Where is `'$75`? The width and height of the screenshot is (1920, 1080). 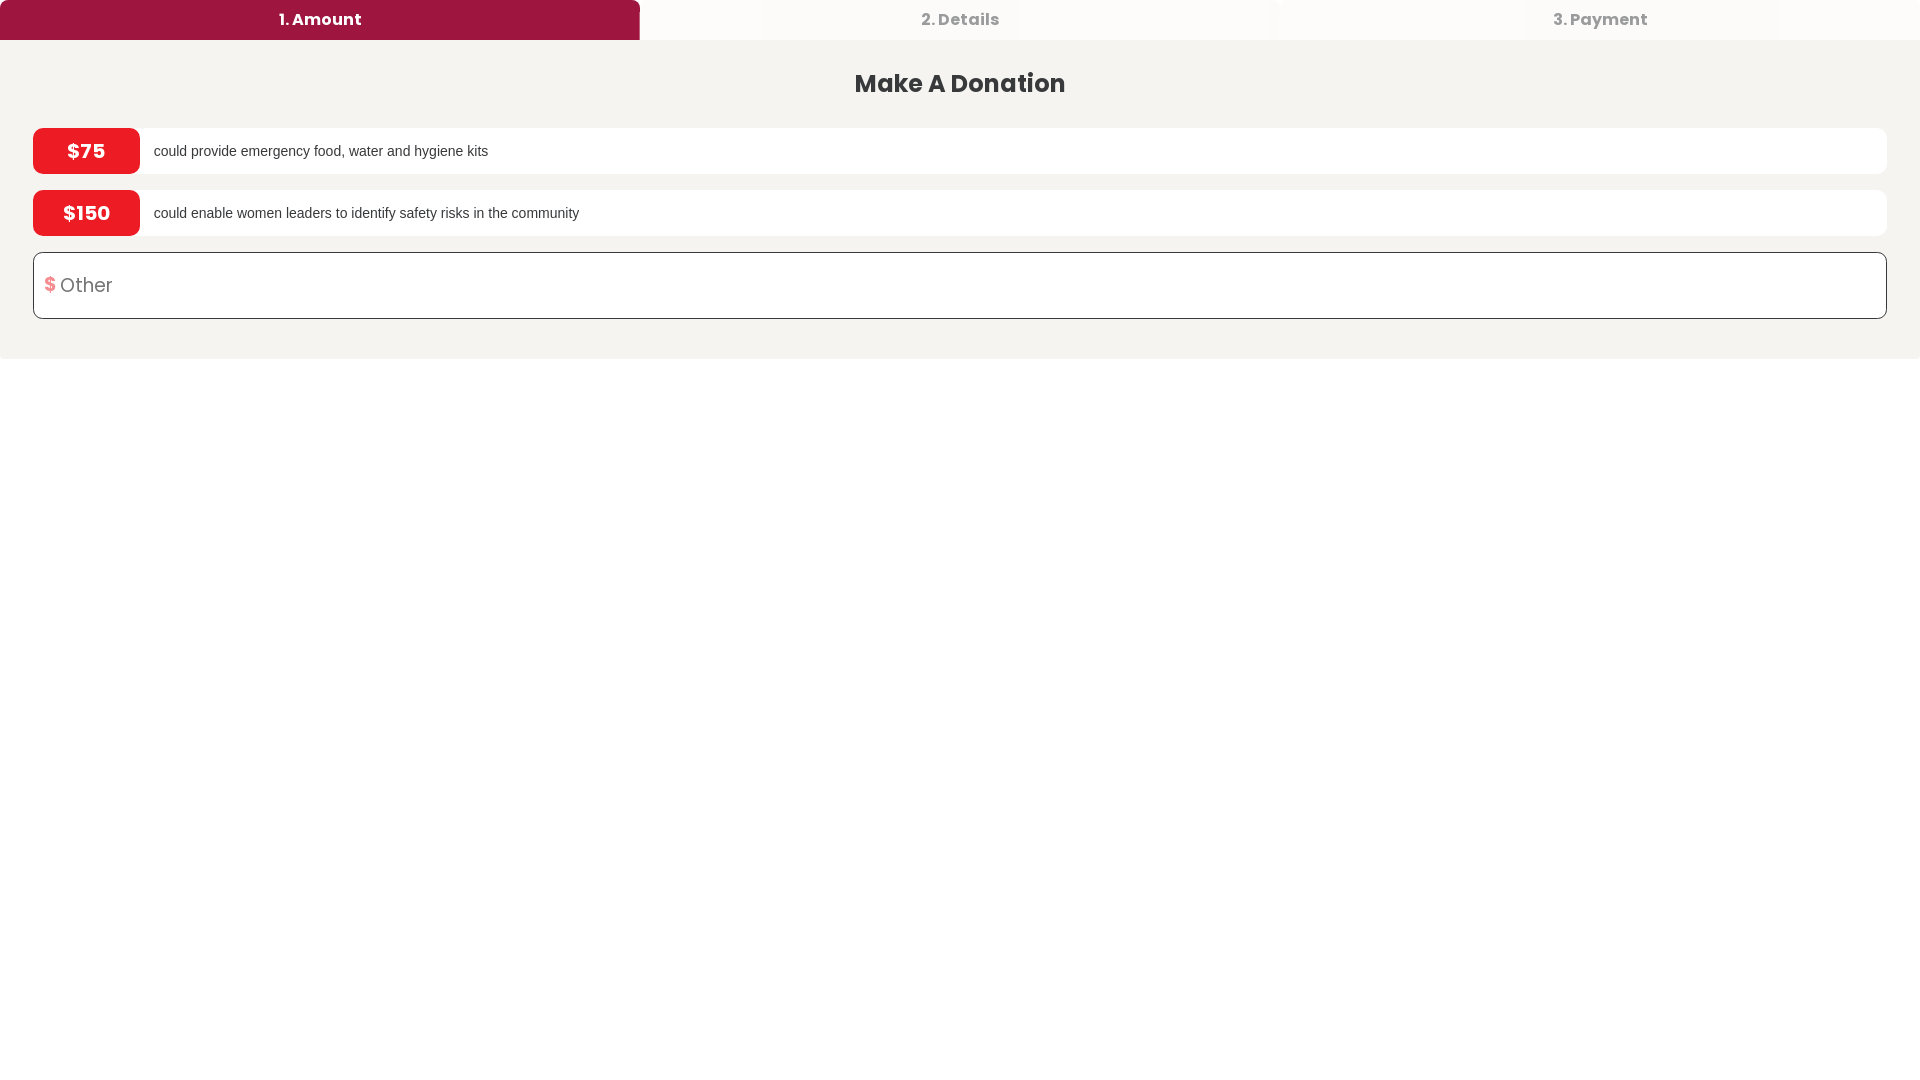 '$75 is located at coordinates (960, 149).